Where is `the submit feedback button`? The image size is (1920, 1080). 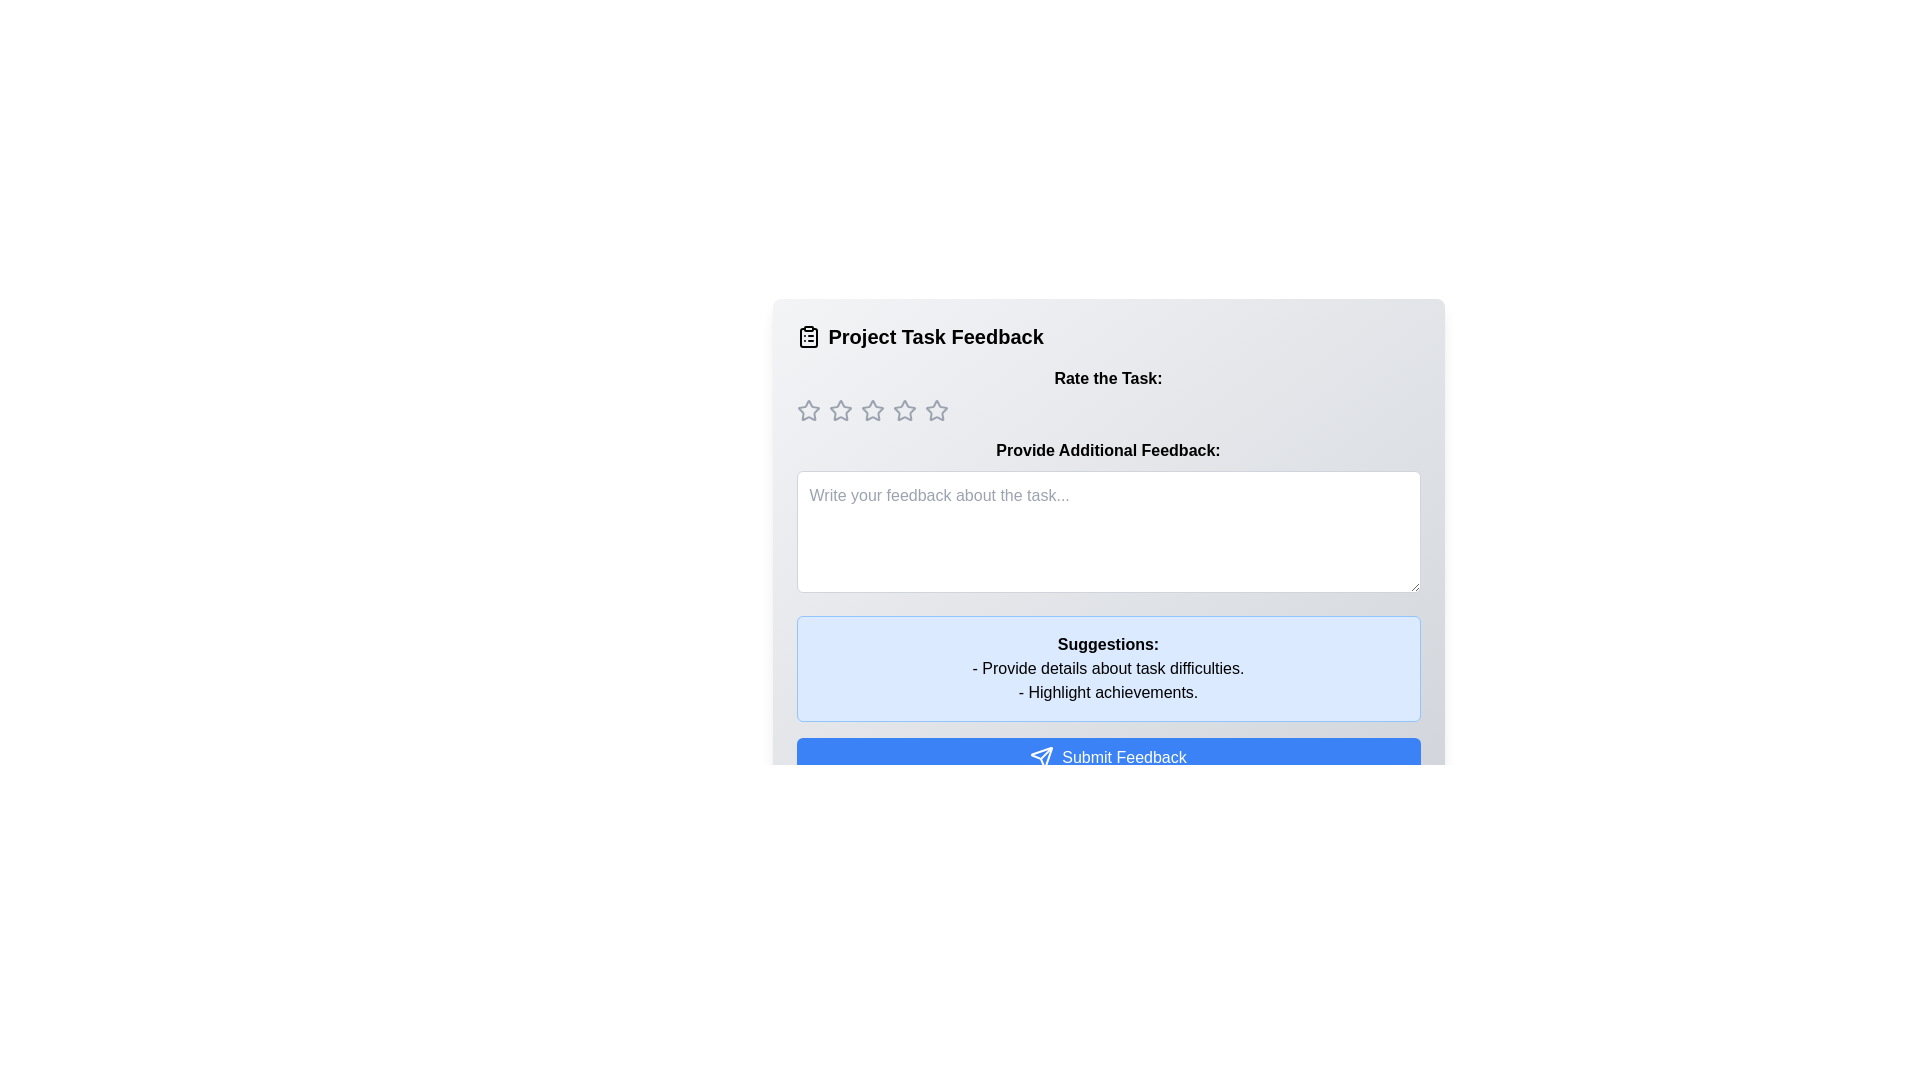
the submit feedback button is located at coordinates (1107, 758).